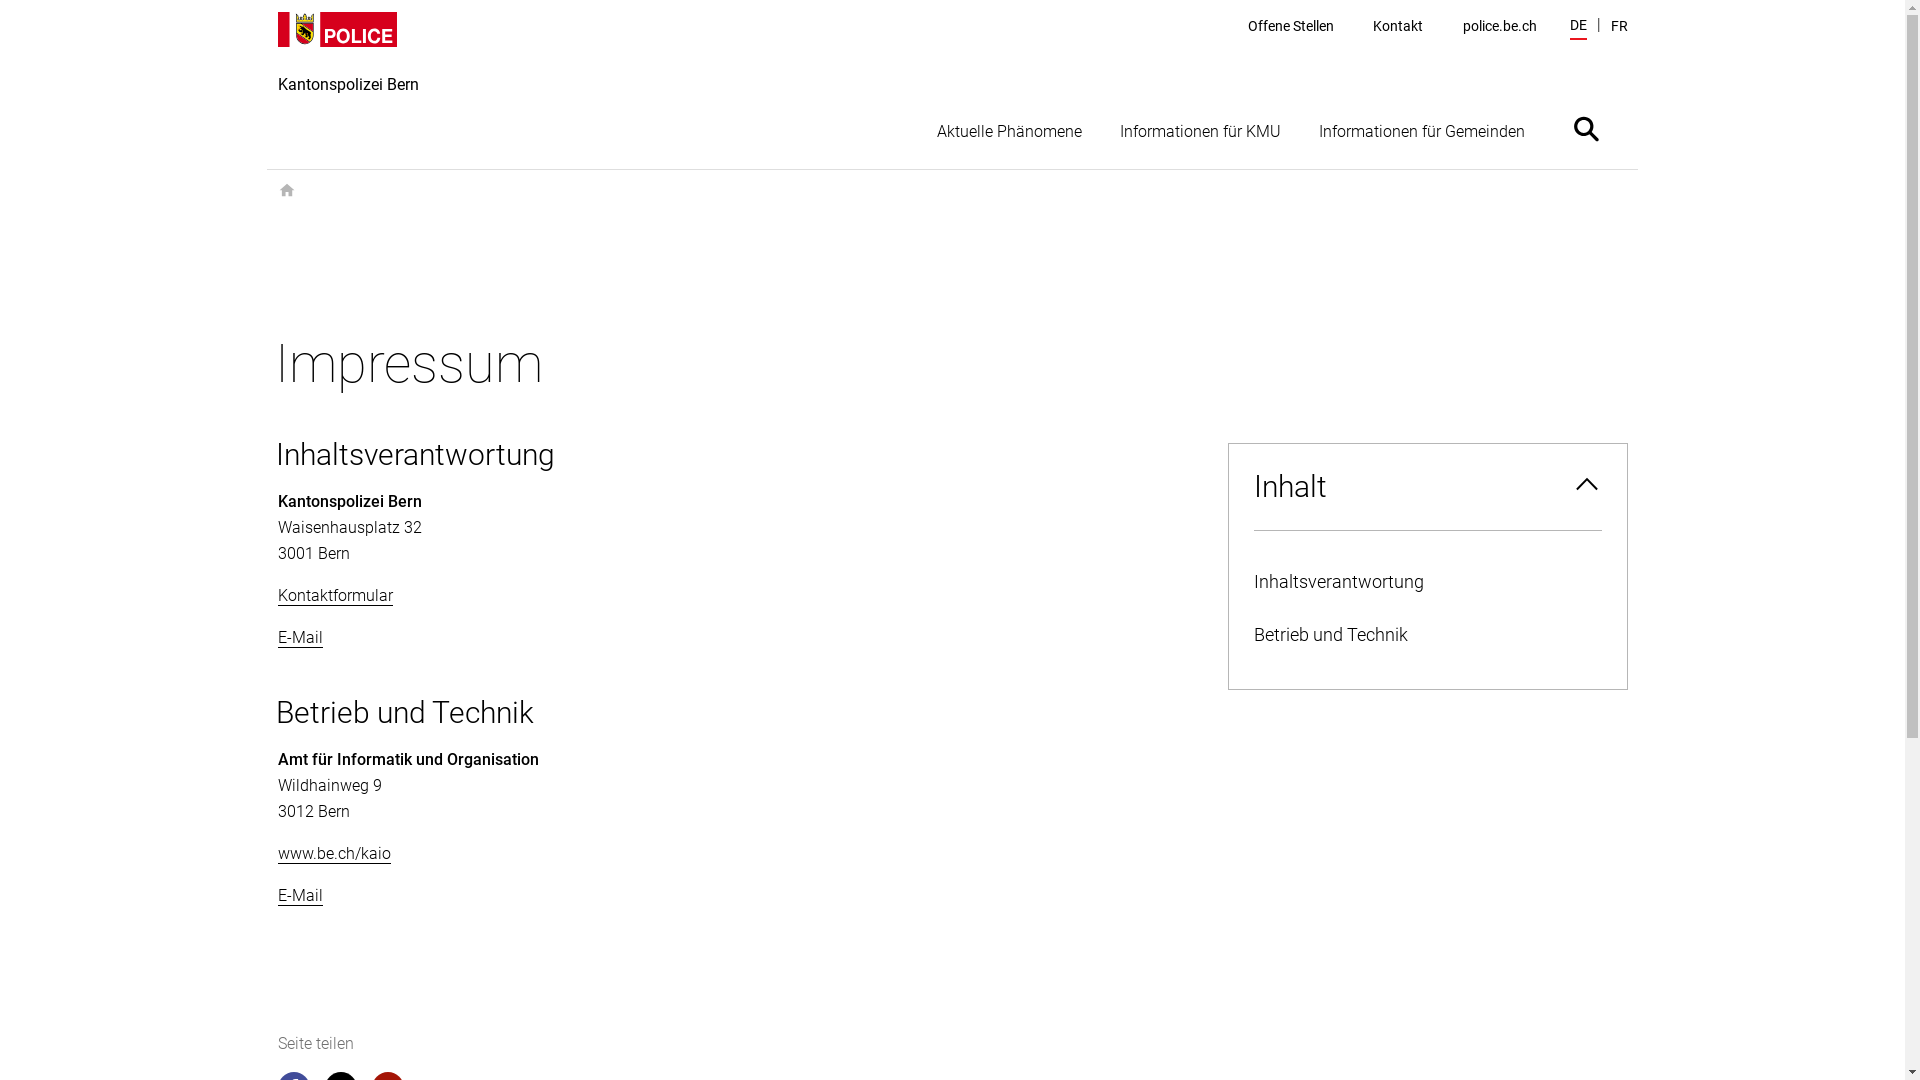 This screenshot has width=1920, height=1080. Describe the element at coordinates (334, 853) in the screenshot. I see `'www.be.ch/kaio'` at that location.